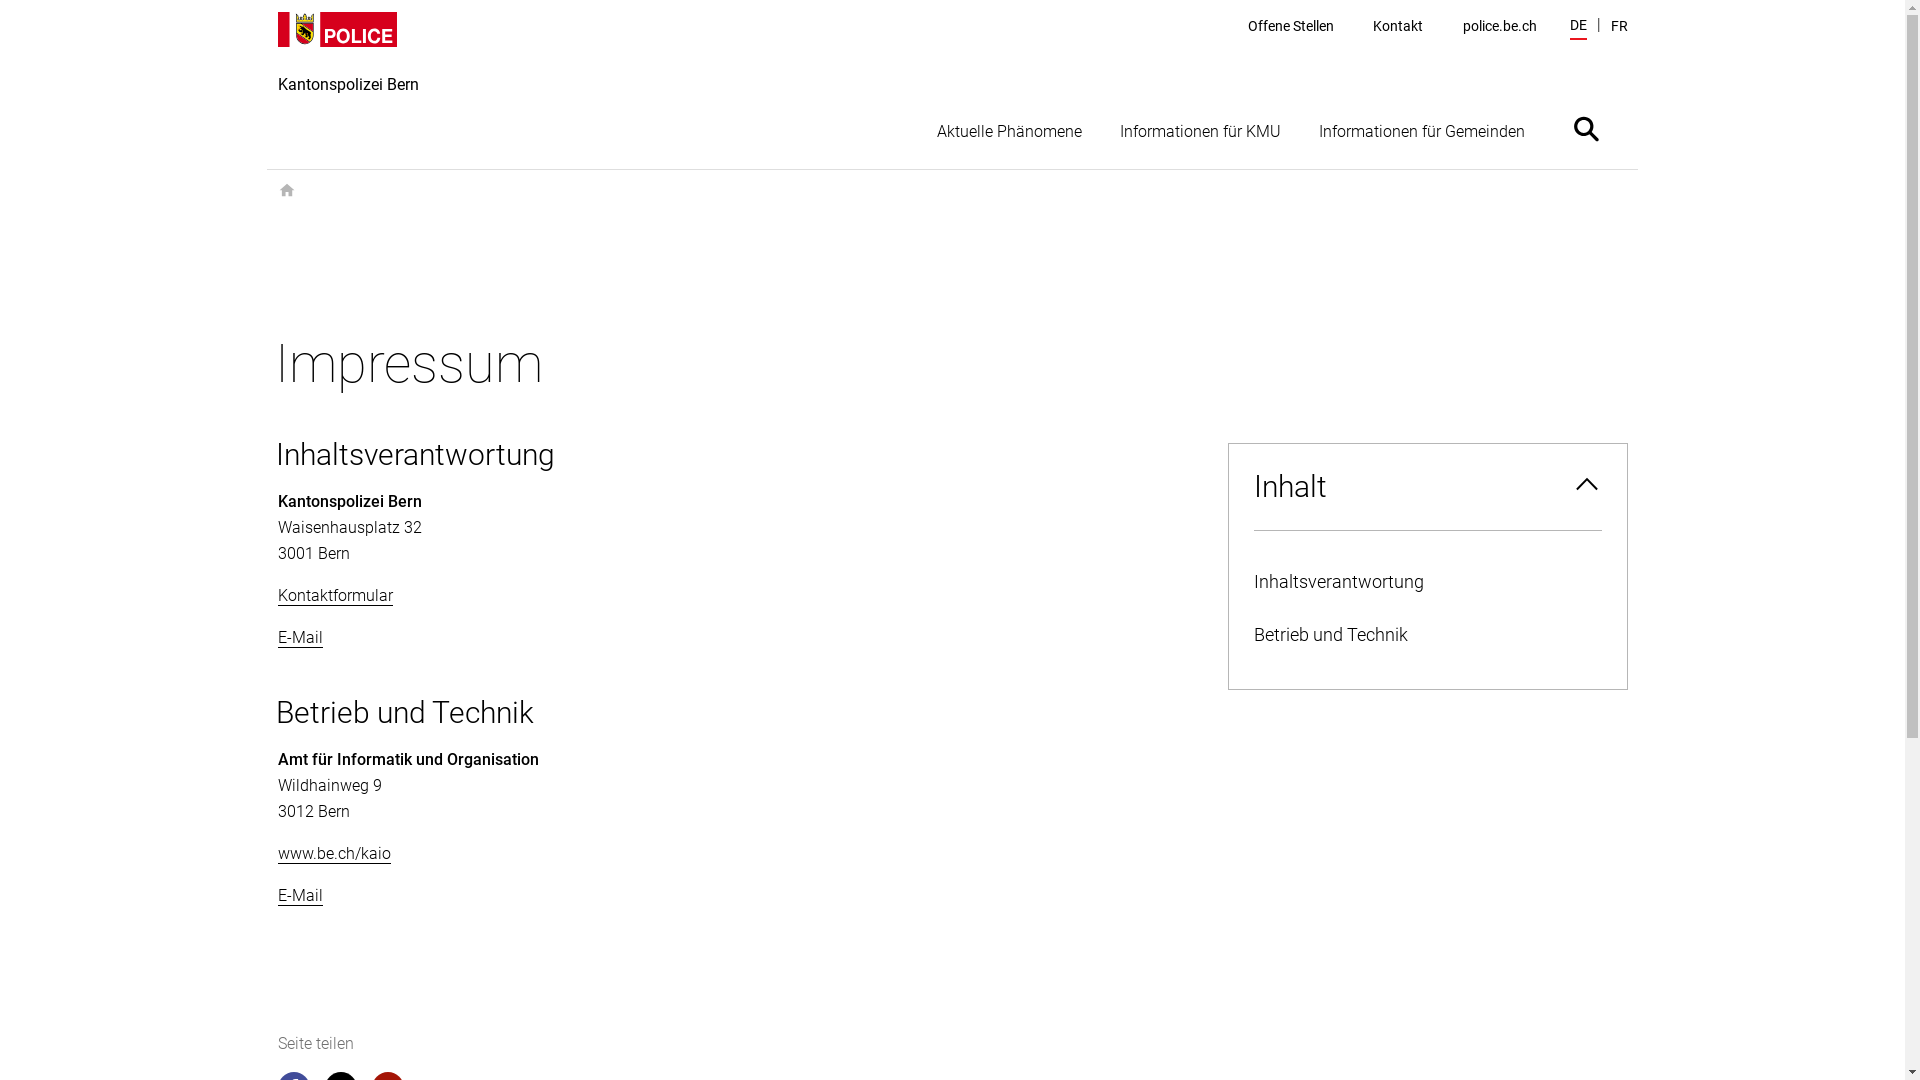 This screenshot has width=1920, height=1080. Describe the element at coordinates (334, 853) in the screenshot. I see `'www.be.ch/kaio'` at that location.